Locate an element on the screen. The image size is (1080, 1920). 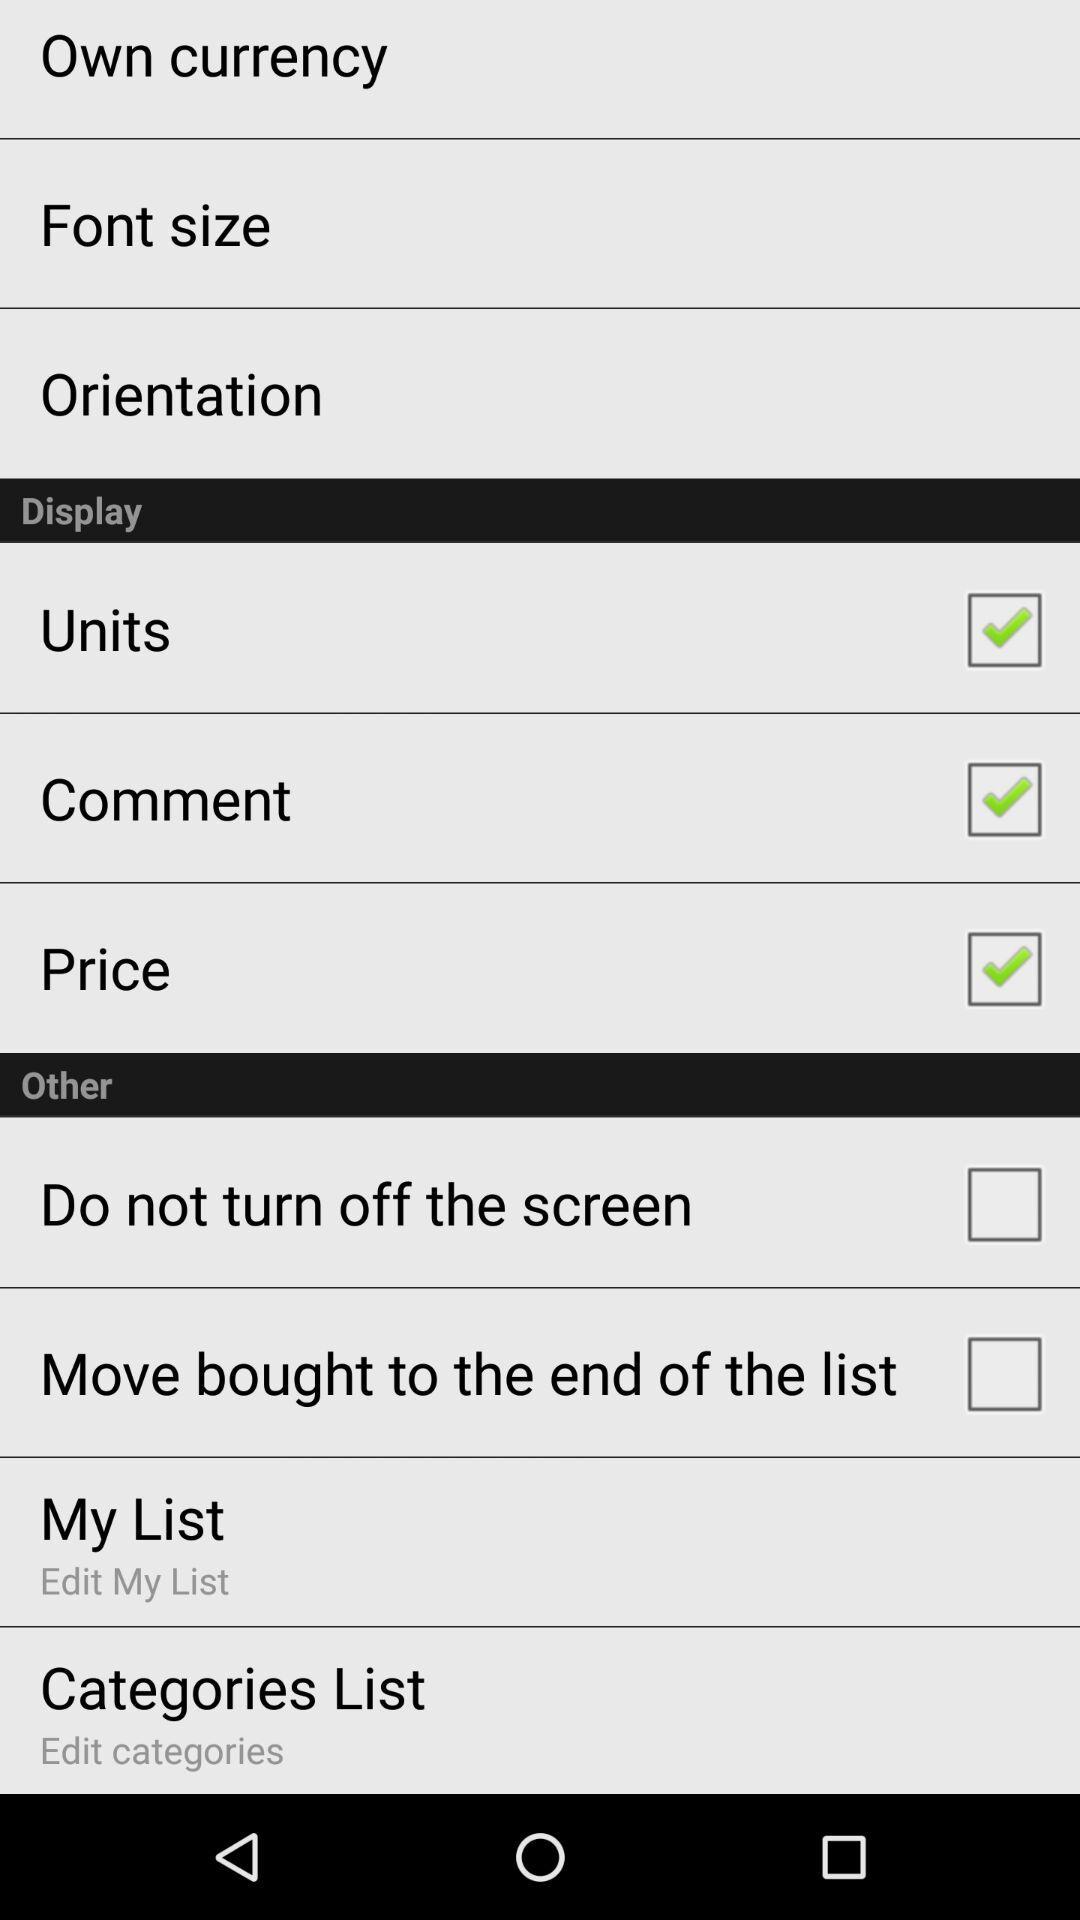
the item below do not turn item is located at coordinates (468, 1371).